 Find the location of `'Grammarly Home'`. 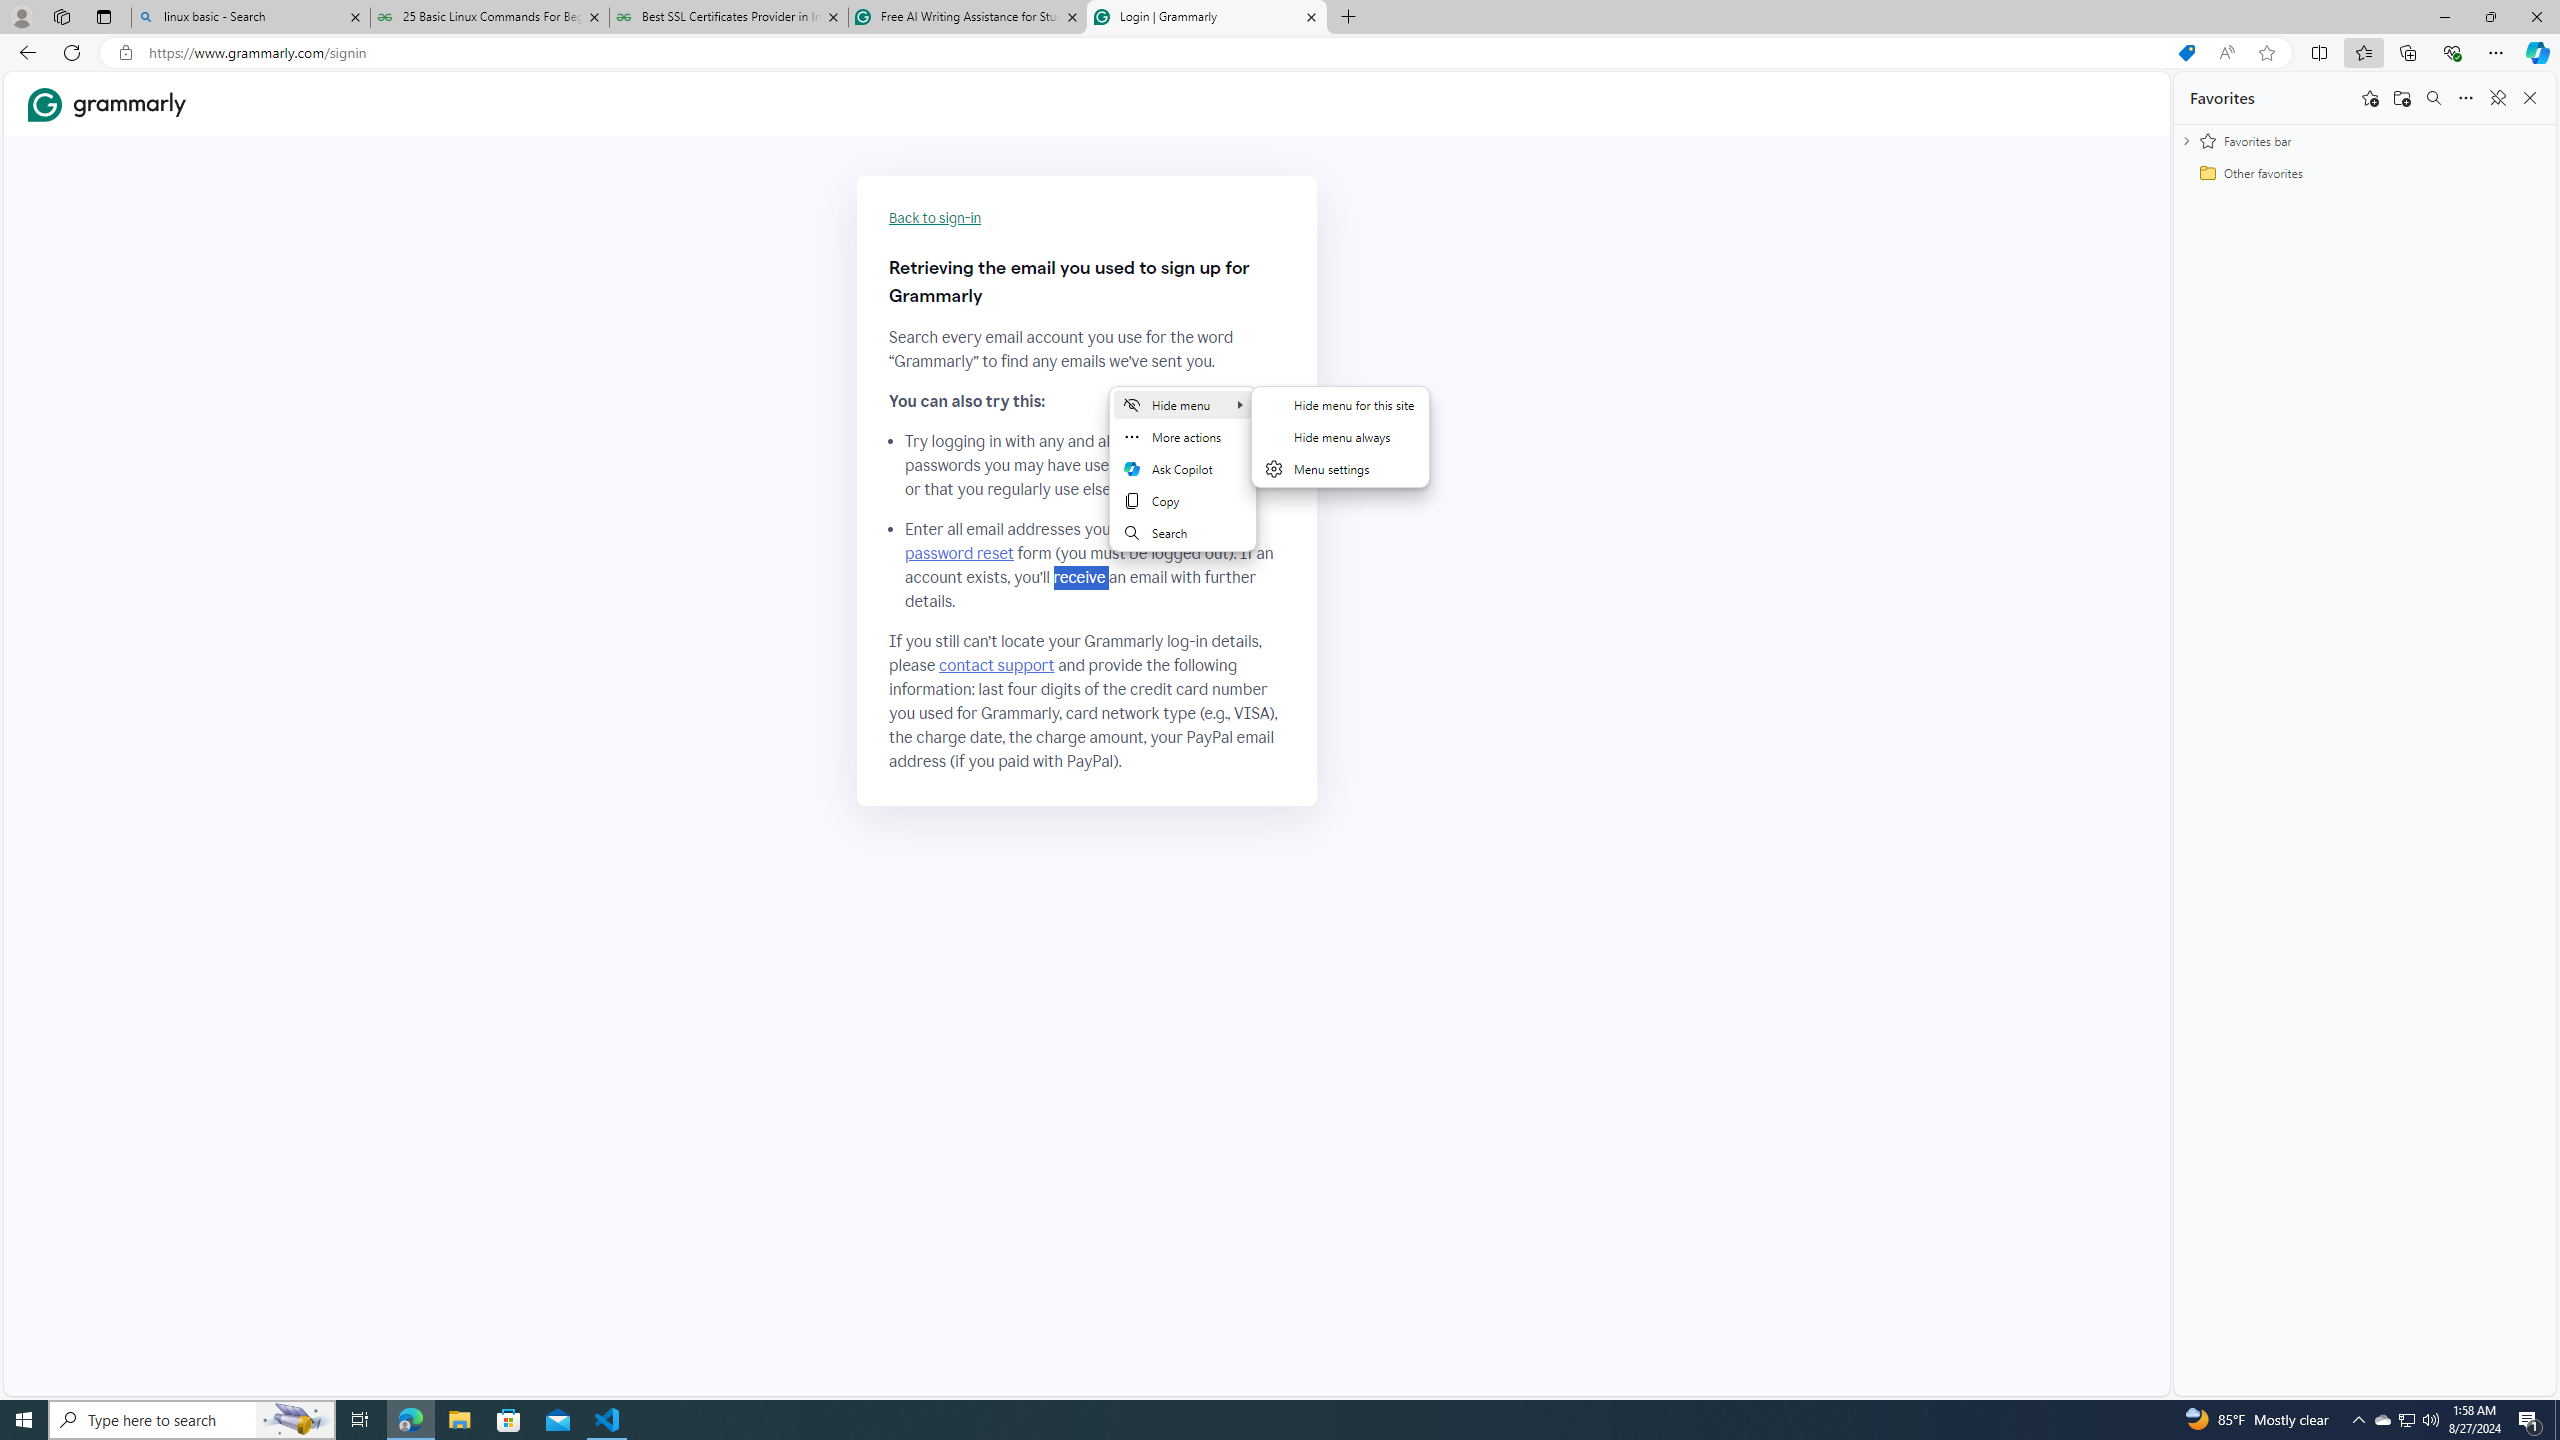

'Grammarly Home' is located at coordinates (106, 103).